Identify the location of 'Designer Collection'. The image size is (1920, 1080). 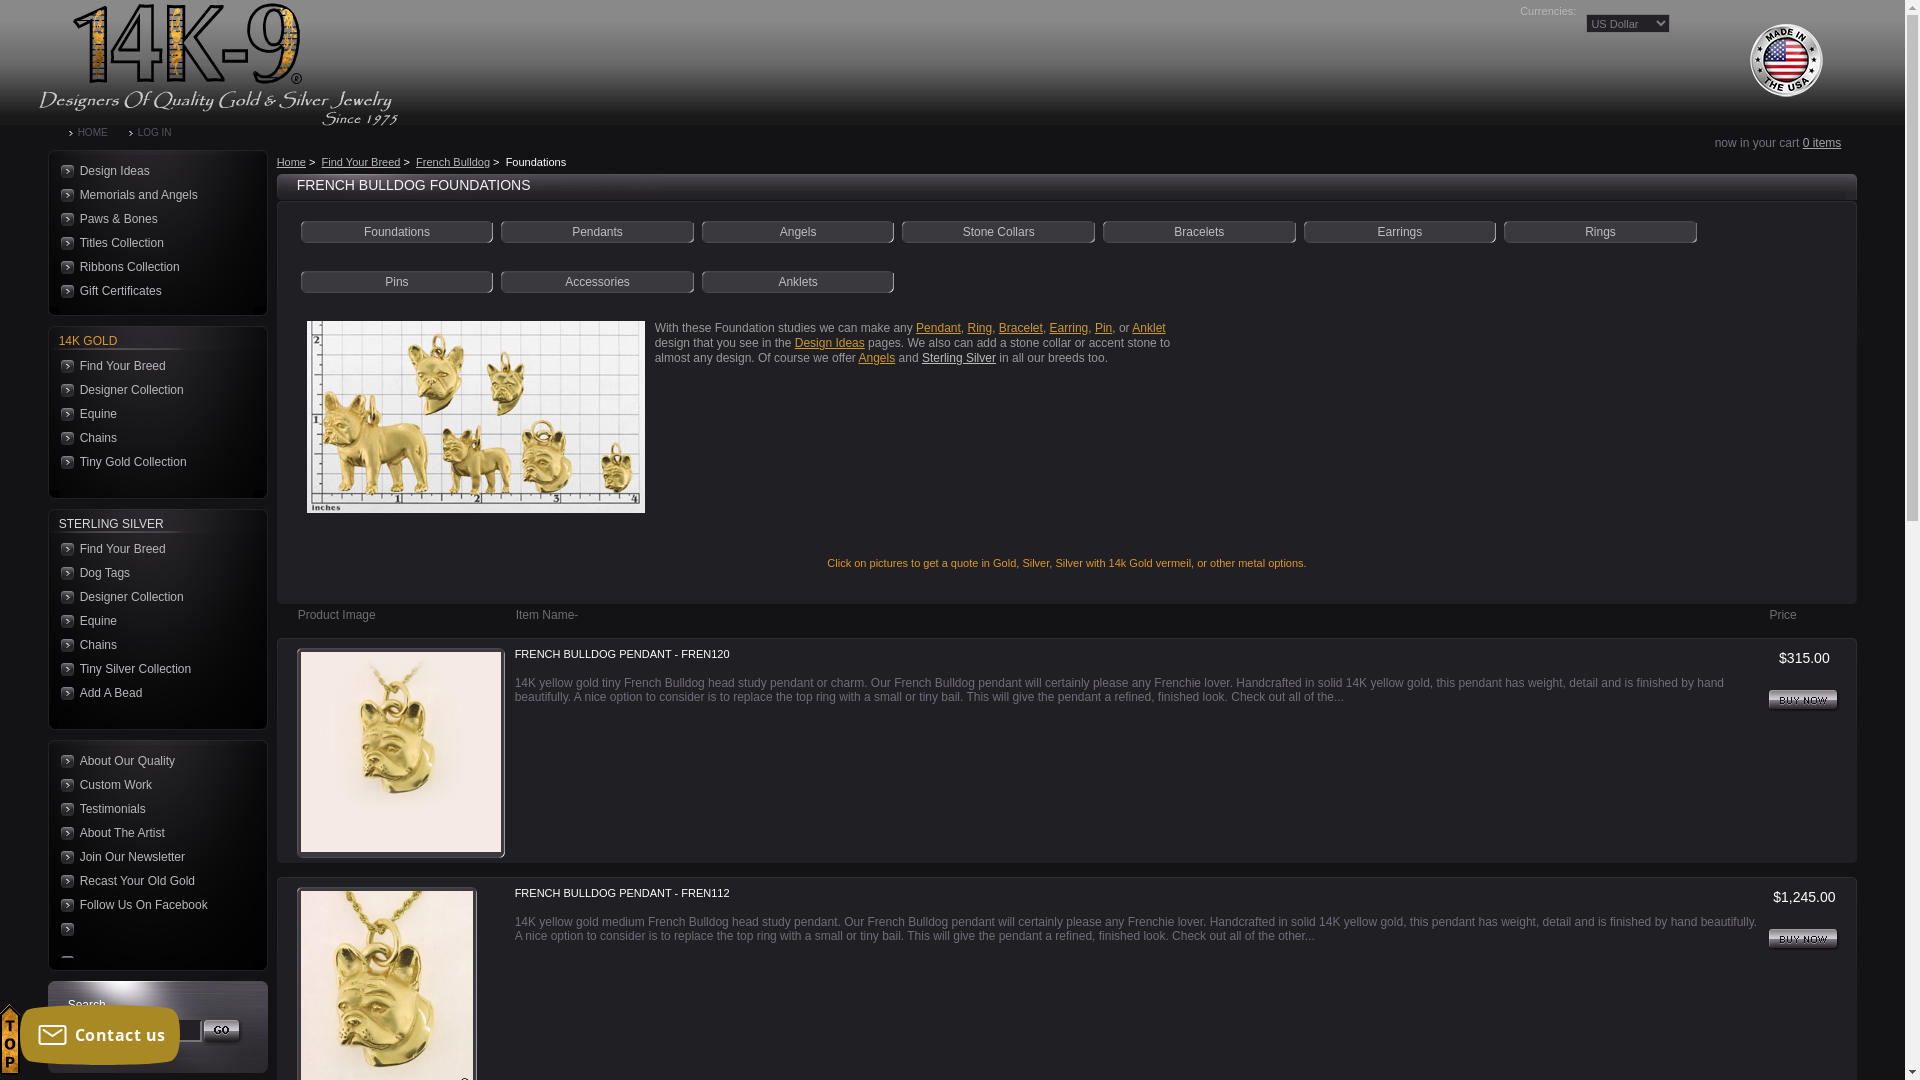
(151, 596).